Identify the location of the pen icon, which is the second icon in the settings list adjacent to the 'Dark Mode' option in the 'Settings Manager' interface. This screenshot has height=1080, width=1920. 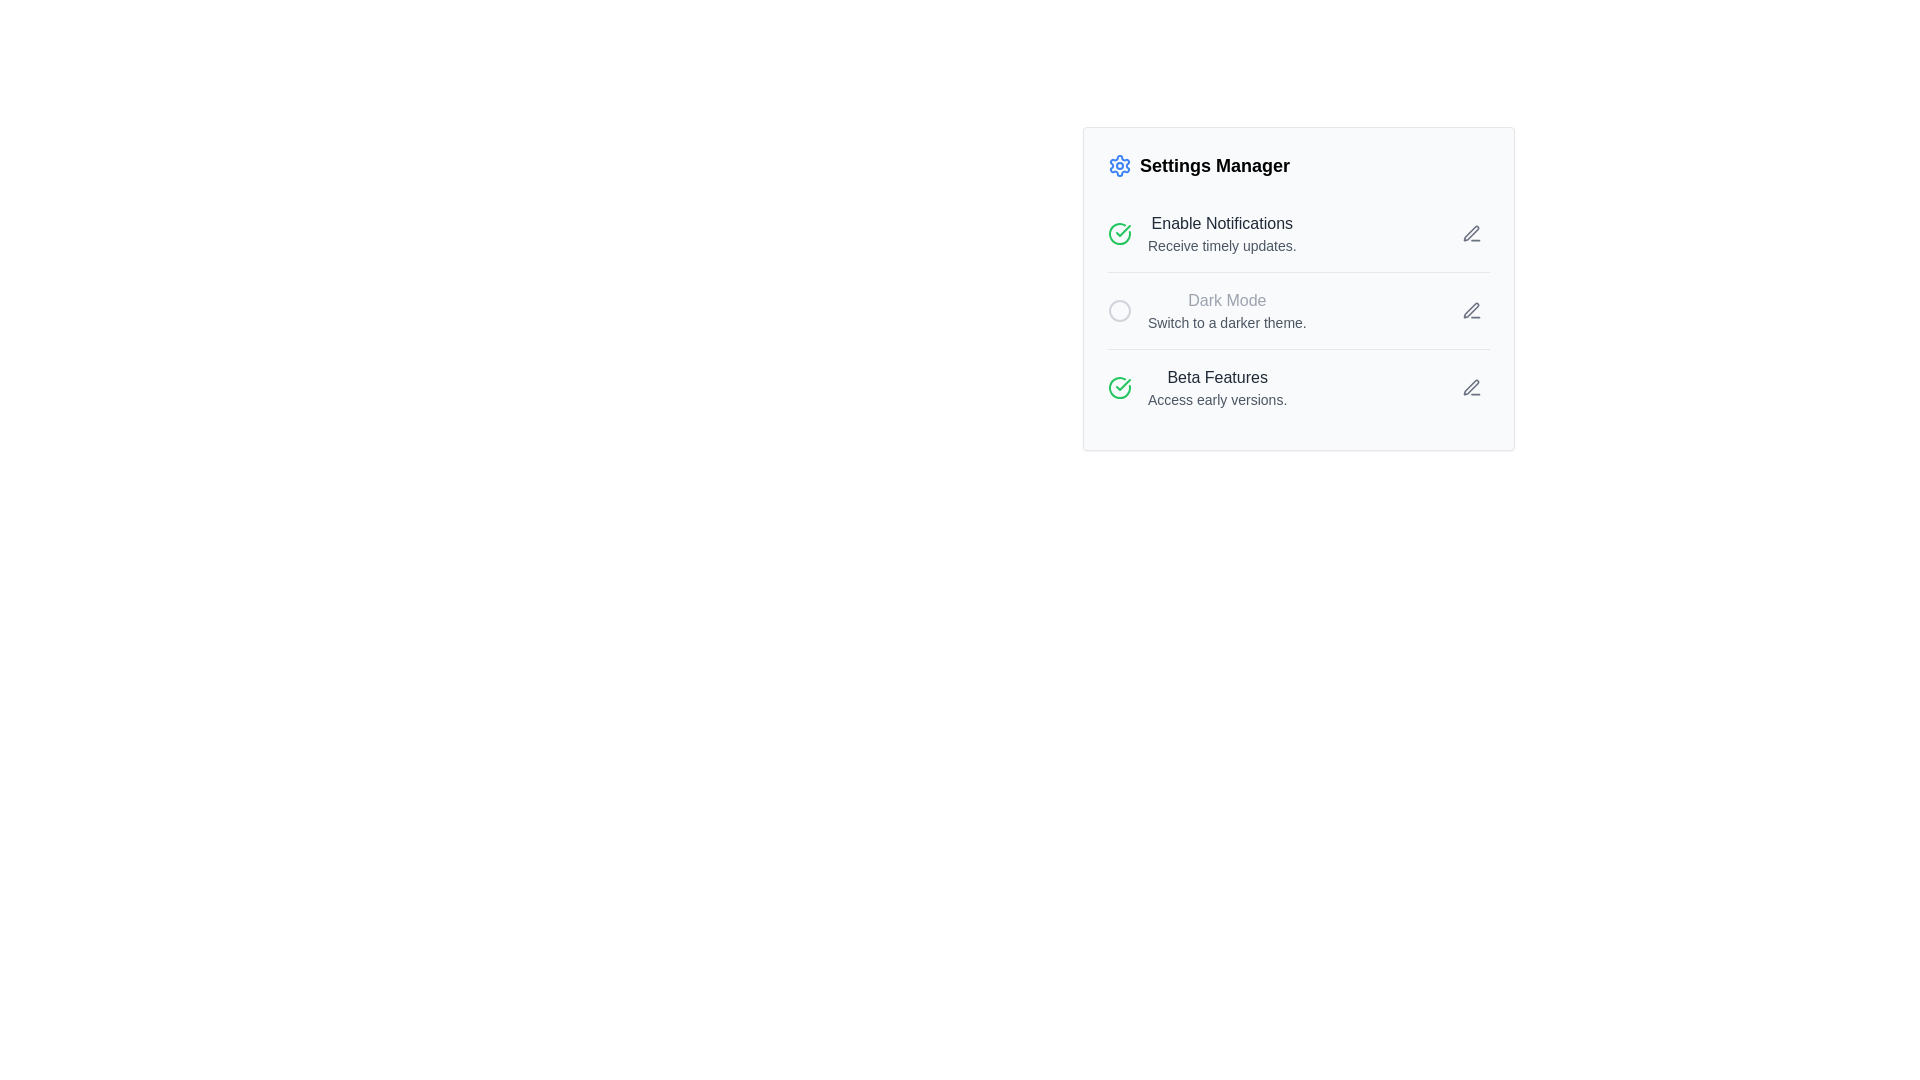
(1472, 311).